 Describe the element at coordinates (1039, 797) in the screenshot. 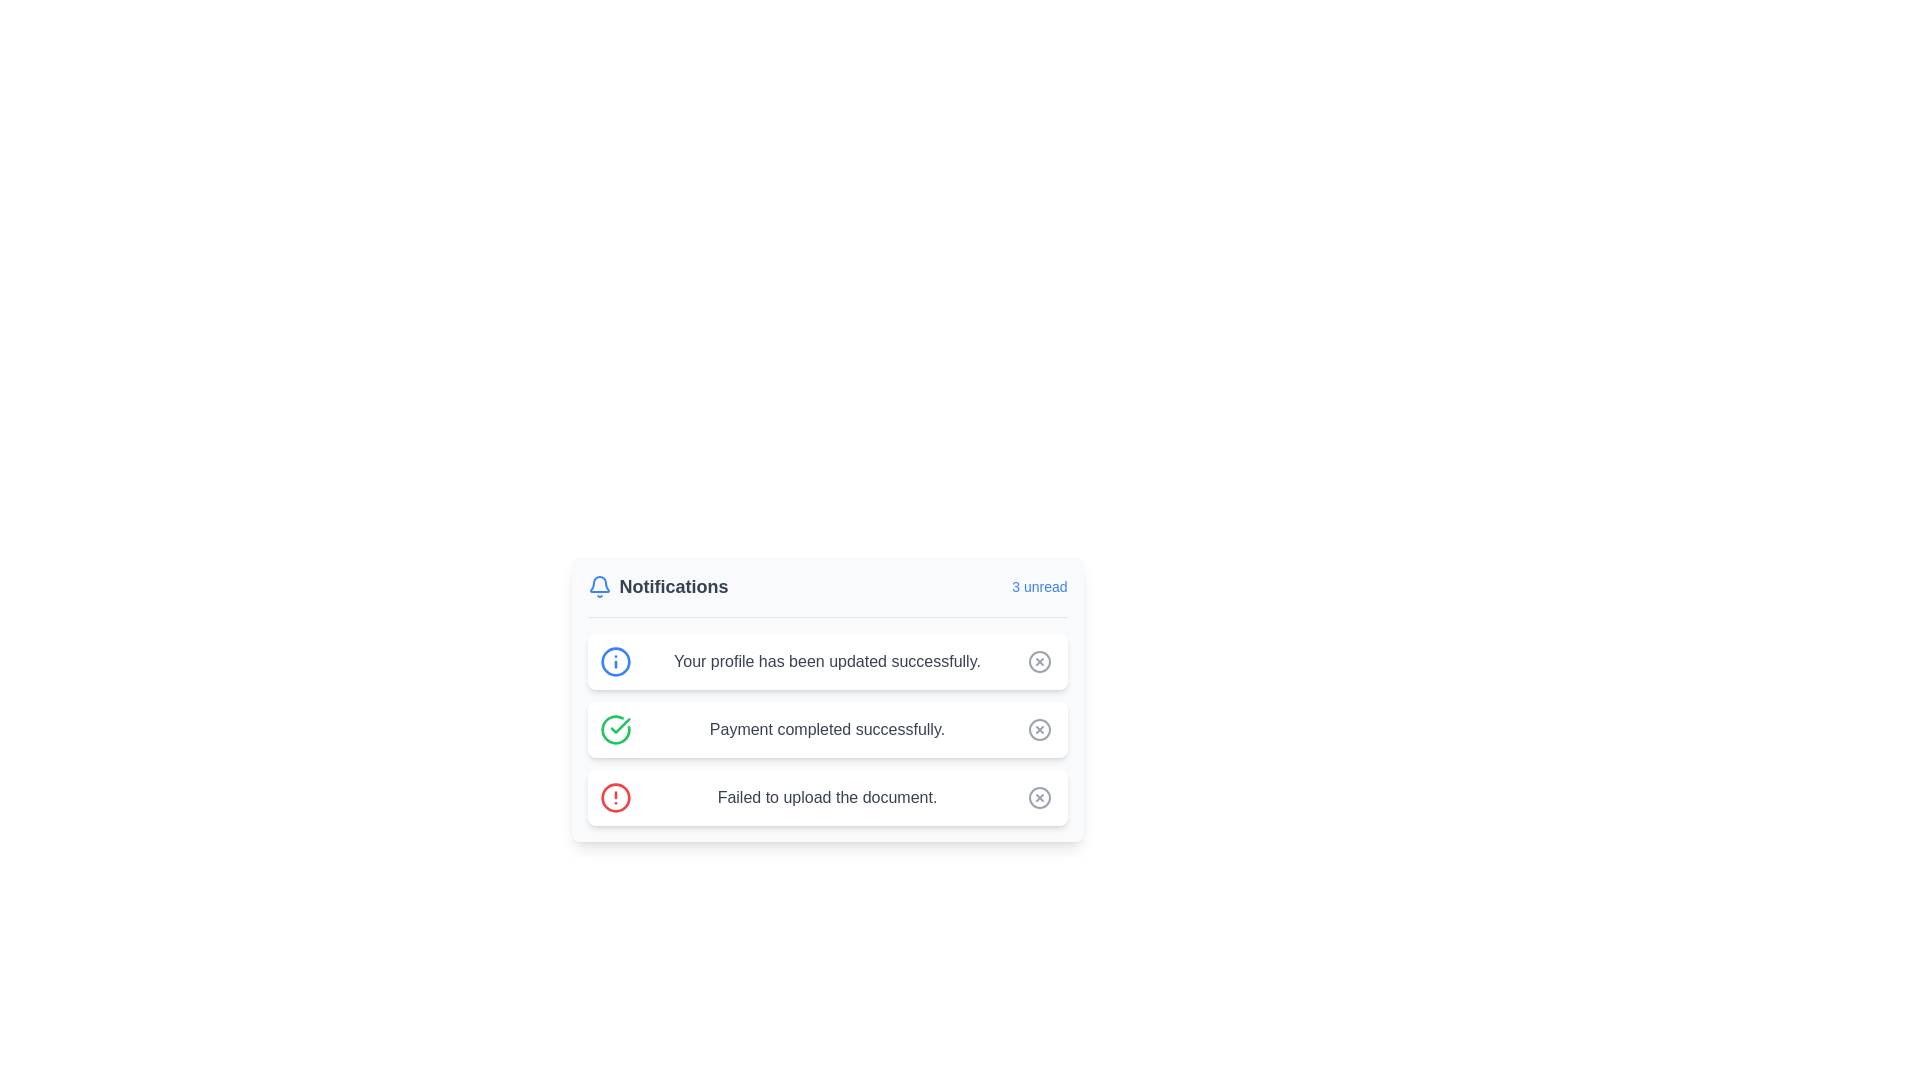

I see `the dismiss button, which is a circular gray-bordered icon with an 'x' symbol, located at the far right of the bottom row in the notification panel, next to the 'Failed to upload the document.' notification` at that location.